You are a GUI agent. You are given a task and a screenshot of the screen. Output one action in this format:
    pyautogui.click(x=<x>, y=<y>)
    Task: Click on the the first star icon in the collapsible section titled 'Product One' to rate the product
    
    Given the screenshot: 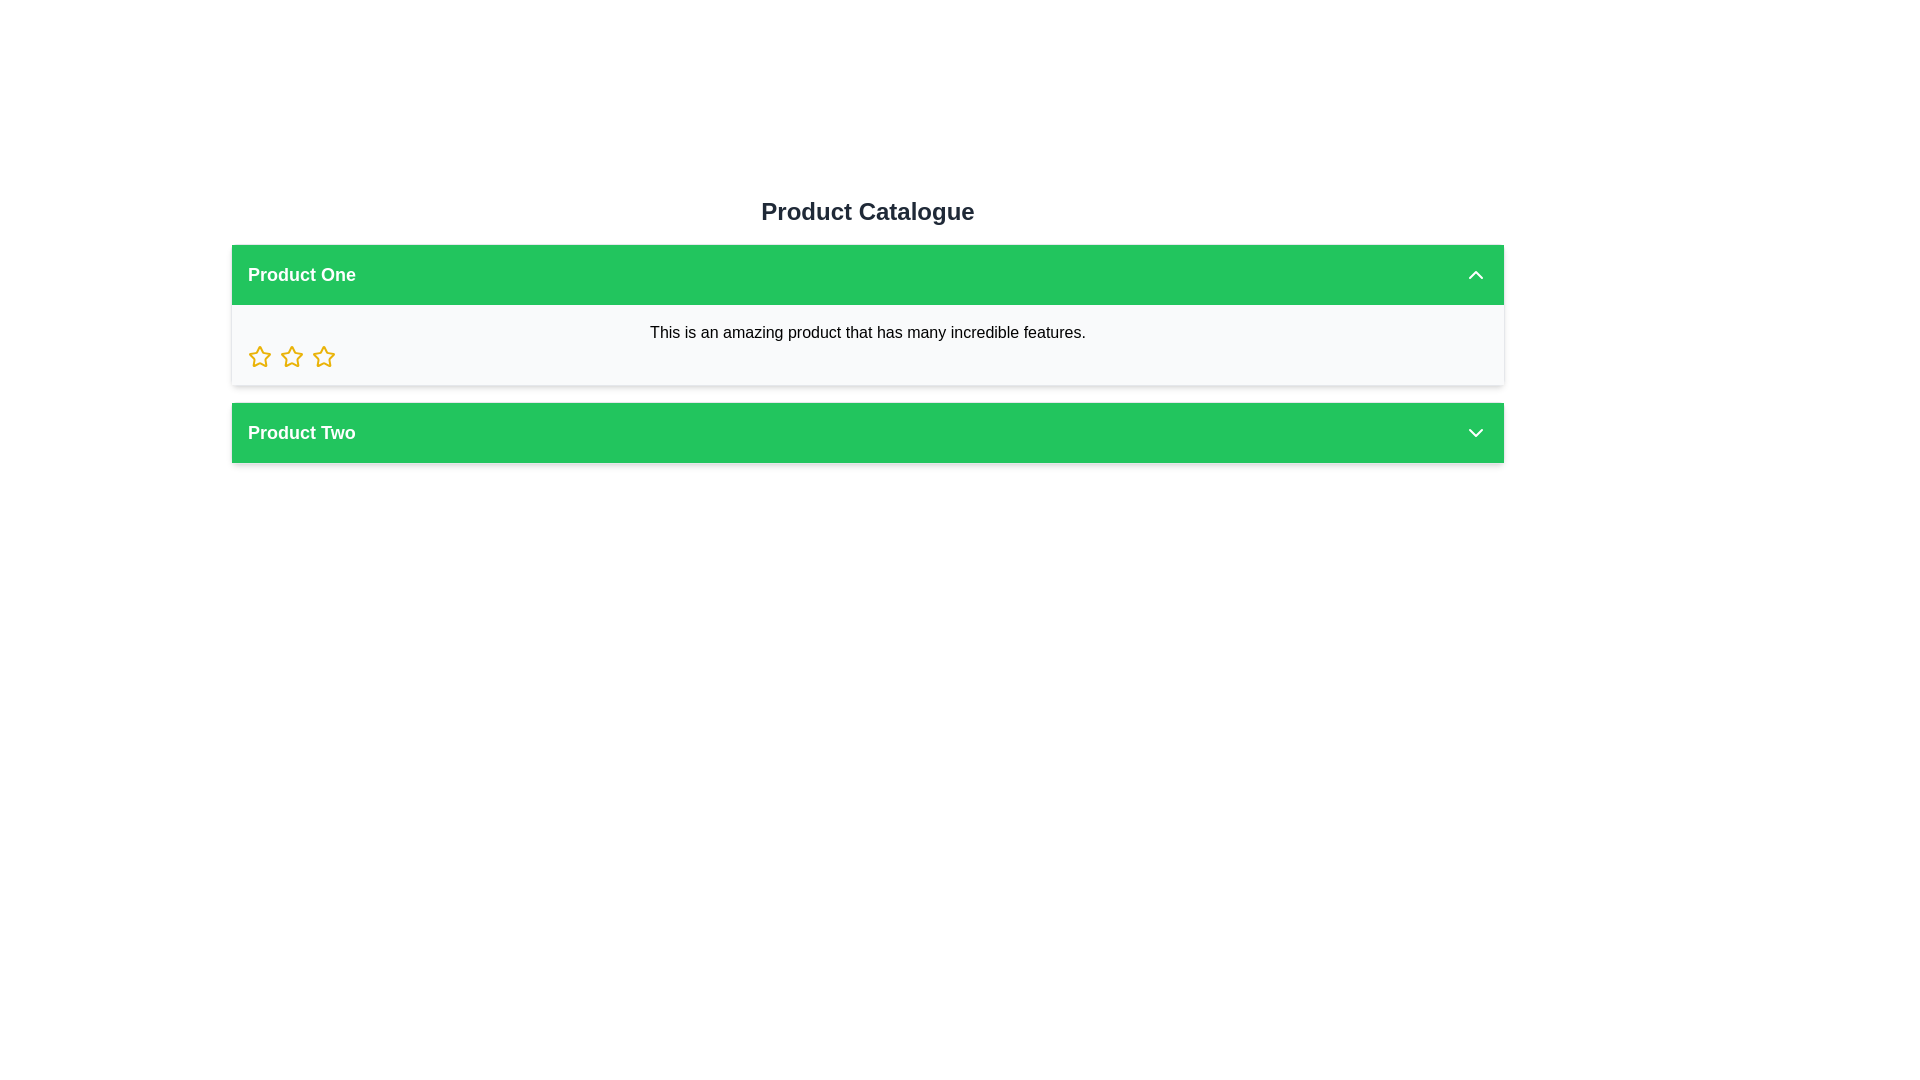 What is the action you would take?
    pyautogui.click(x=258, y=356)
    